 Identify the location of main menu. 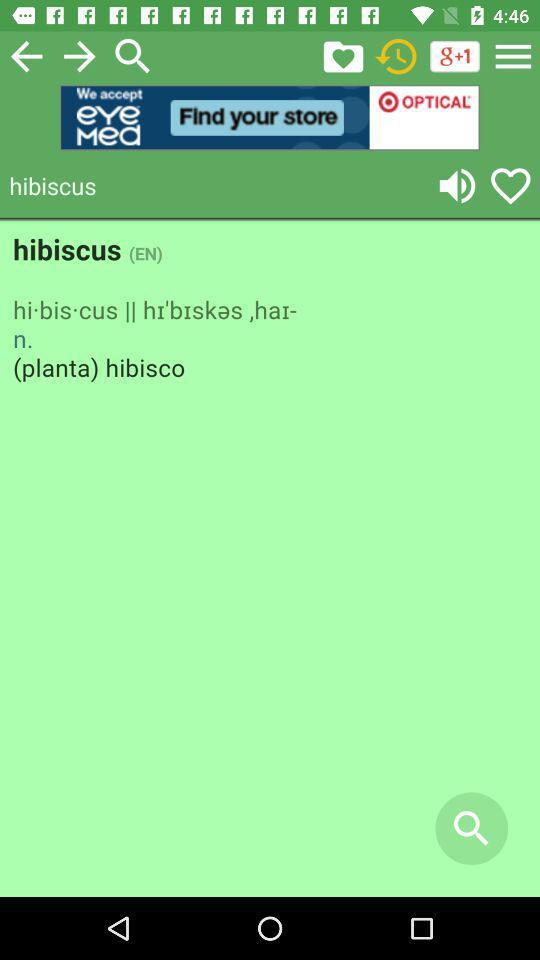
(513, 55).